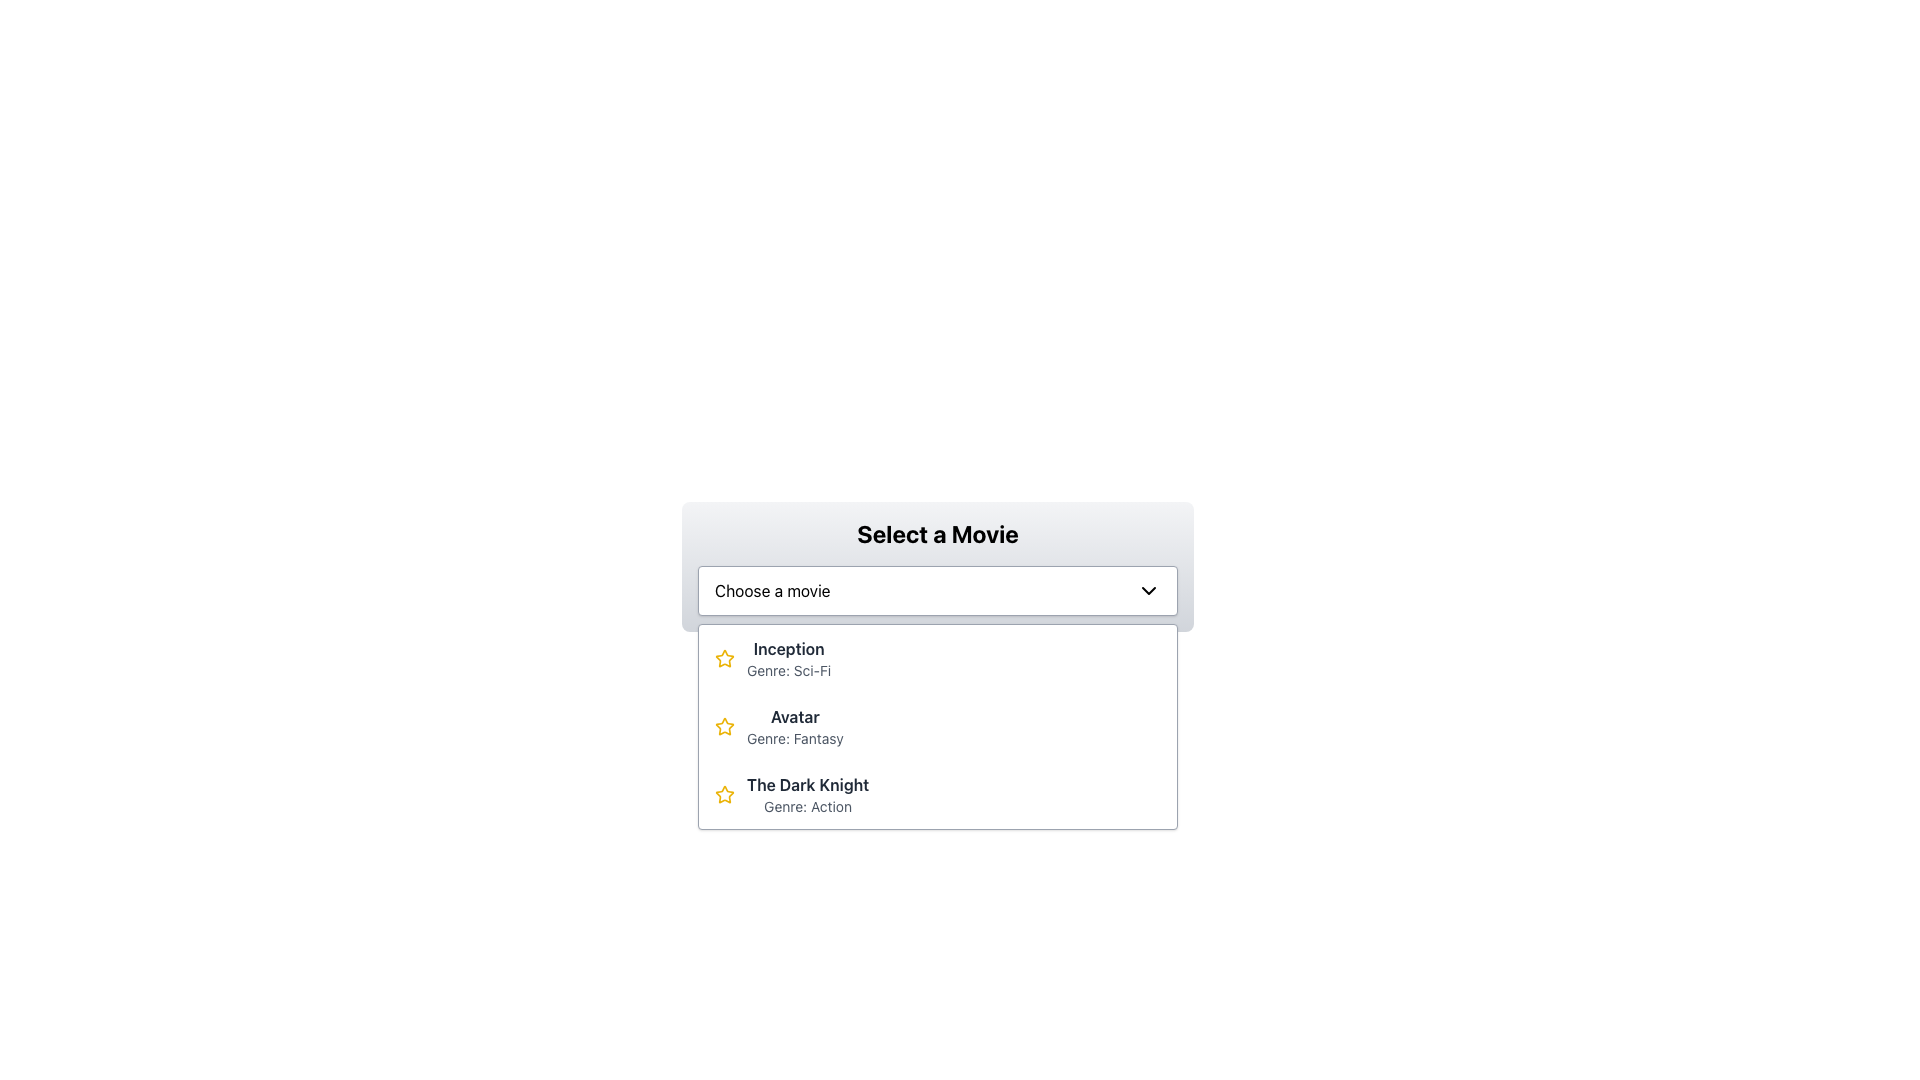 The height and width of the screenshot is (1080, 1920). Describe the element at coordinates (788, 648) in the screenshot. I see `the text label displaying the movie title 'Inception' located in the first row of the list under the 'Select a Movie' dropdown menu` at that location.